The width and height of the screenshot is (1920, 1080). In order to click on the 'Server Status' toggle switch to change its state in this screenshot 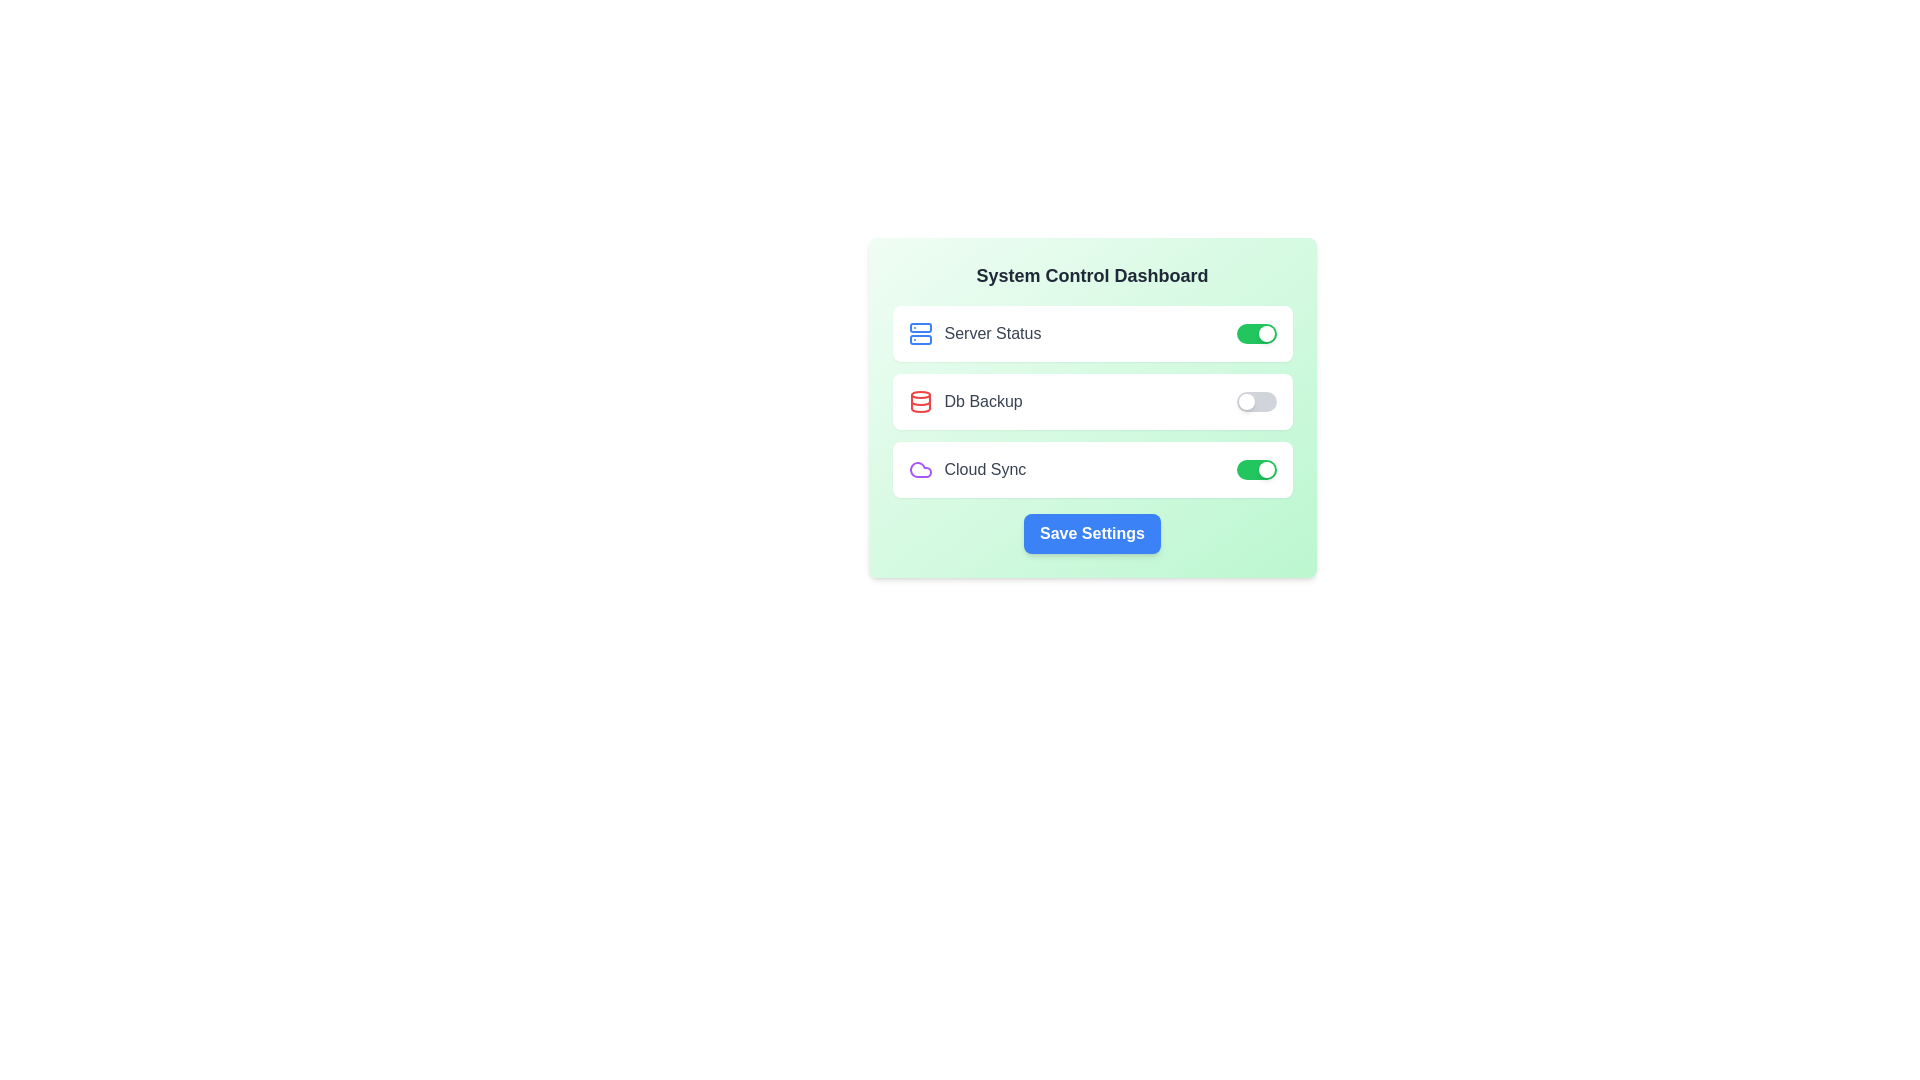, I will do `click(1255, 333)`.